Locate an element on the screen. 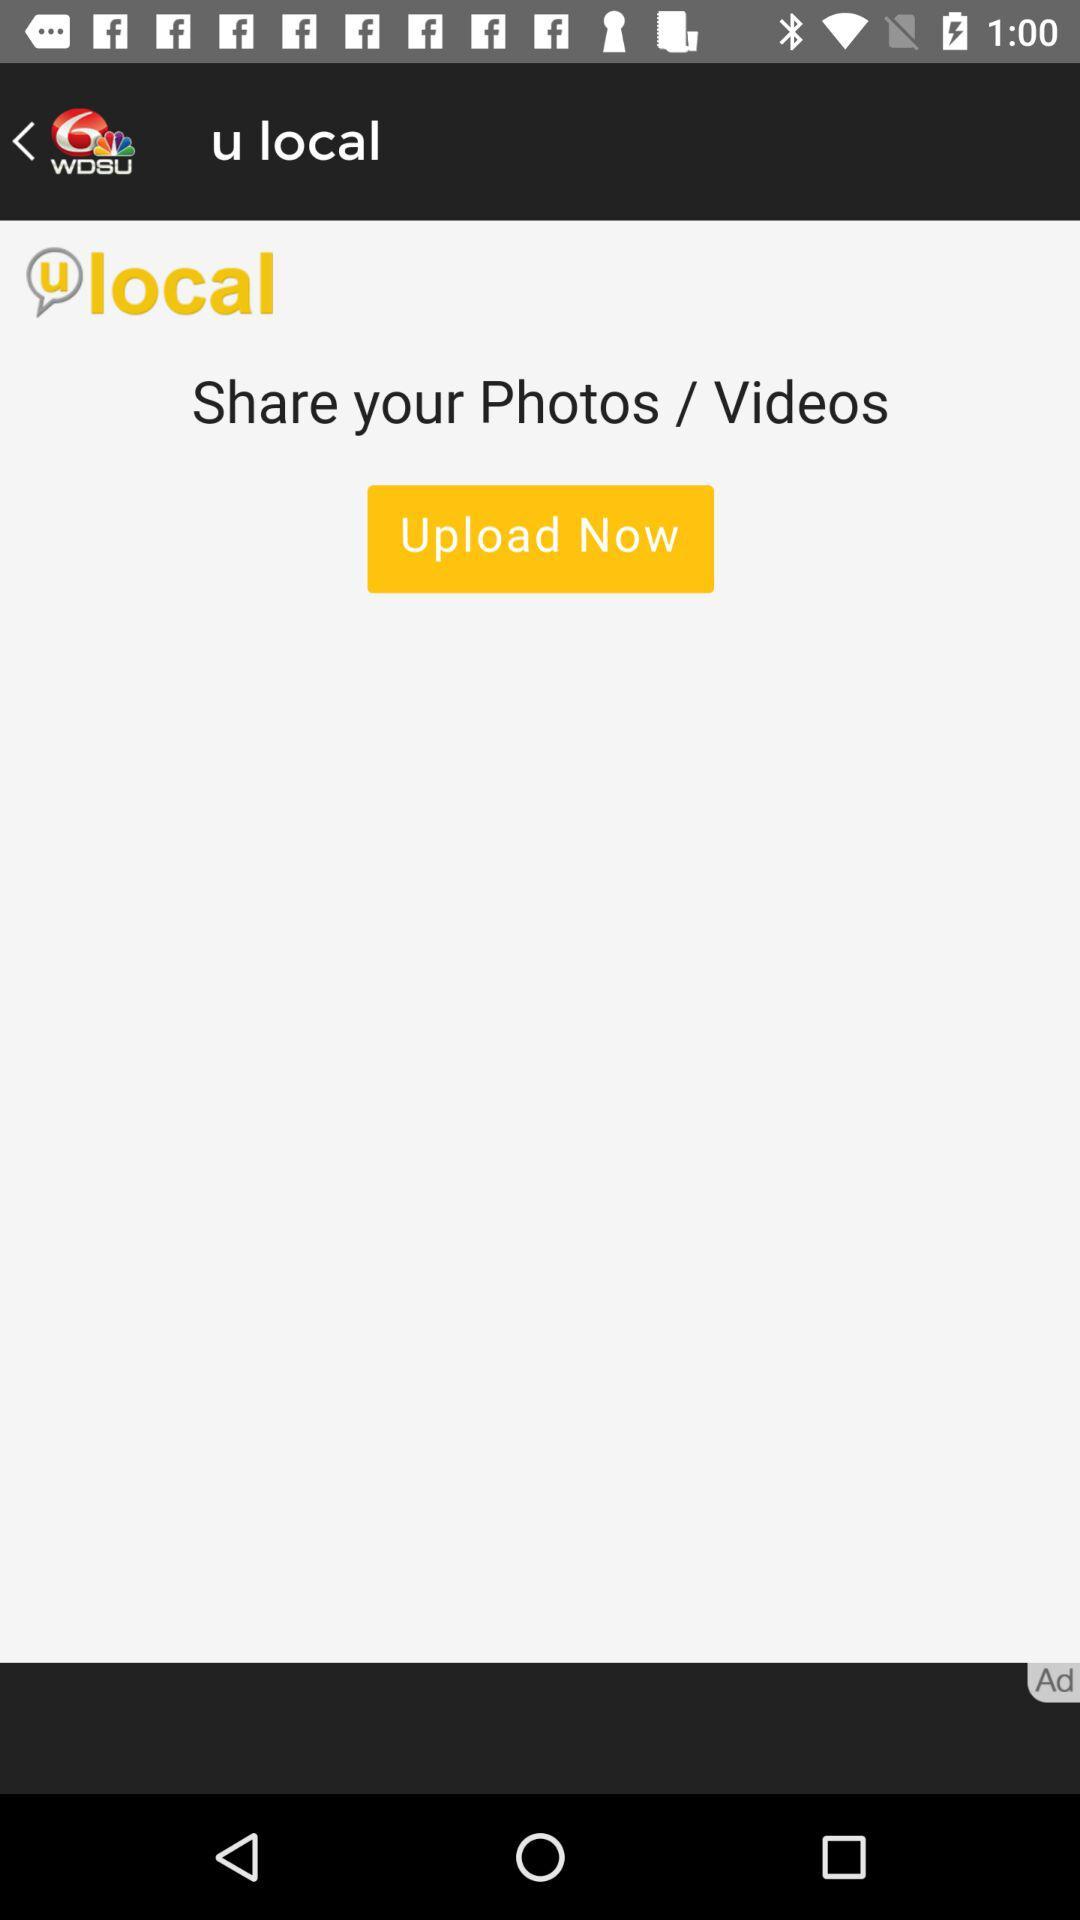 The image size is (1080, 1920). your media is located at coordinates (540, 940).